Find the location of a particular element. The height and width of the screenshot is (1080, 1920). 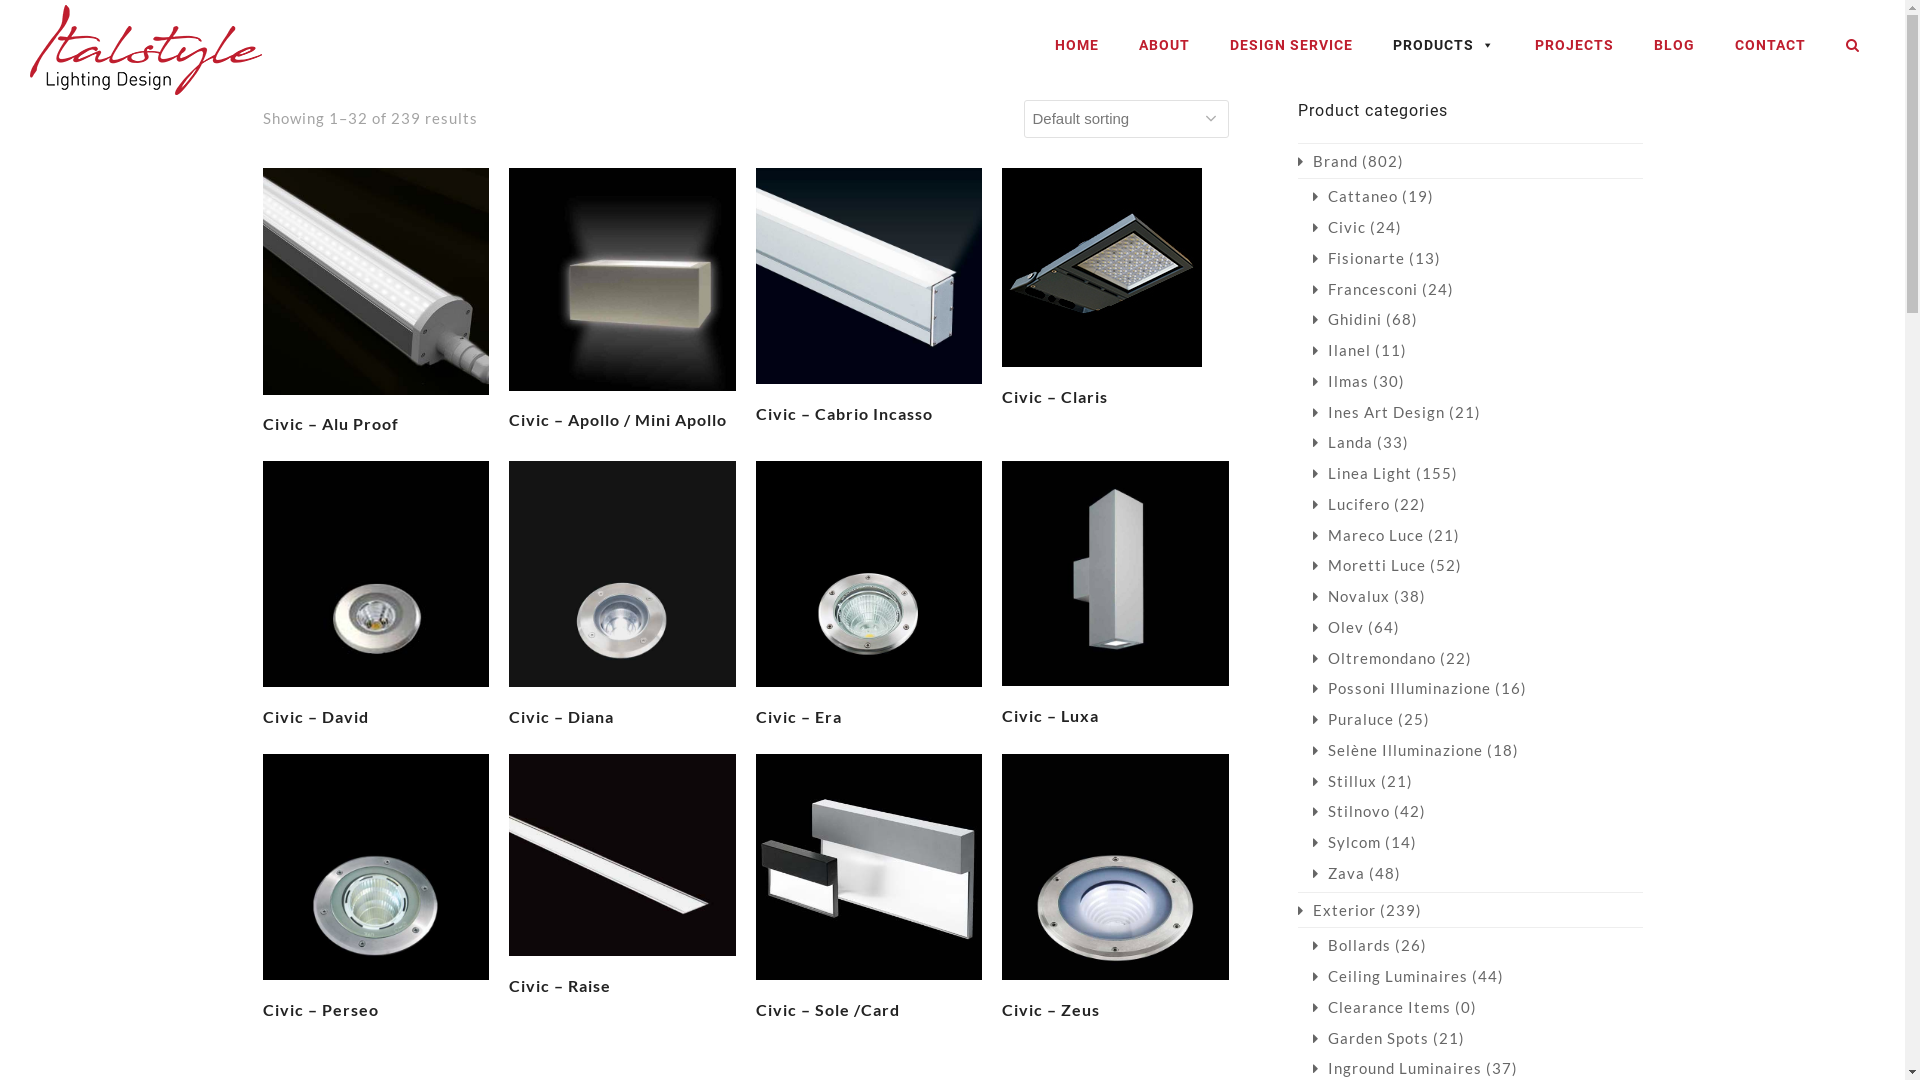

'ABOUT' is located at coordinates (1164, 45).